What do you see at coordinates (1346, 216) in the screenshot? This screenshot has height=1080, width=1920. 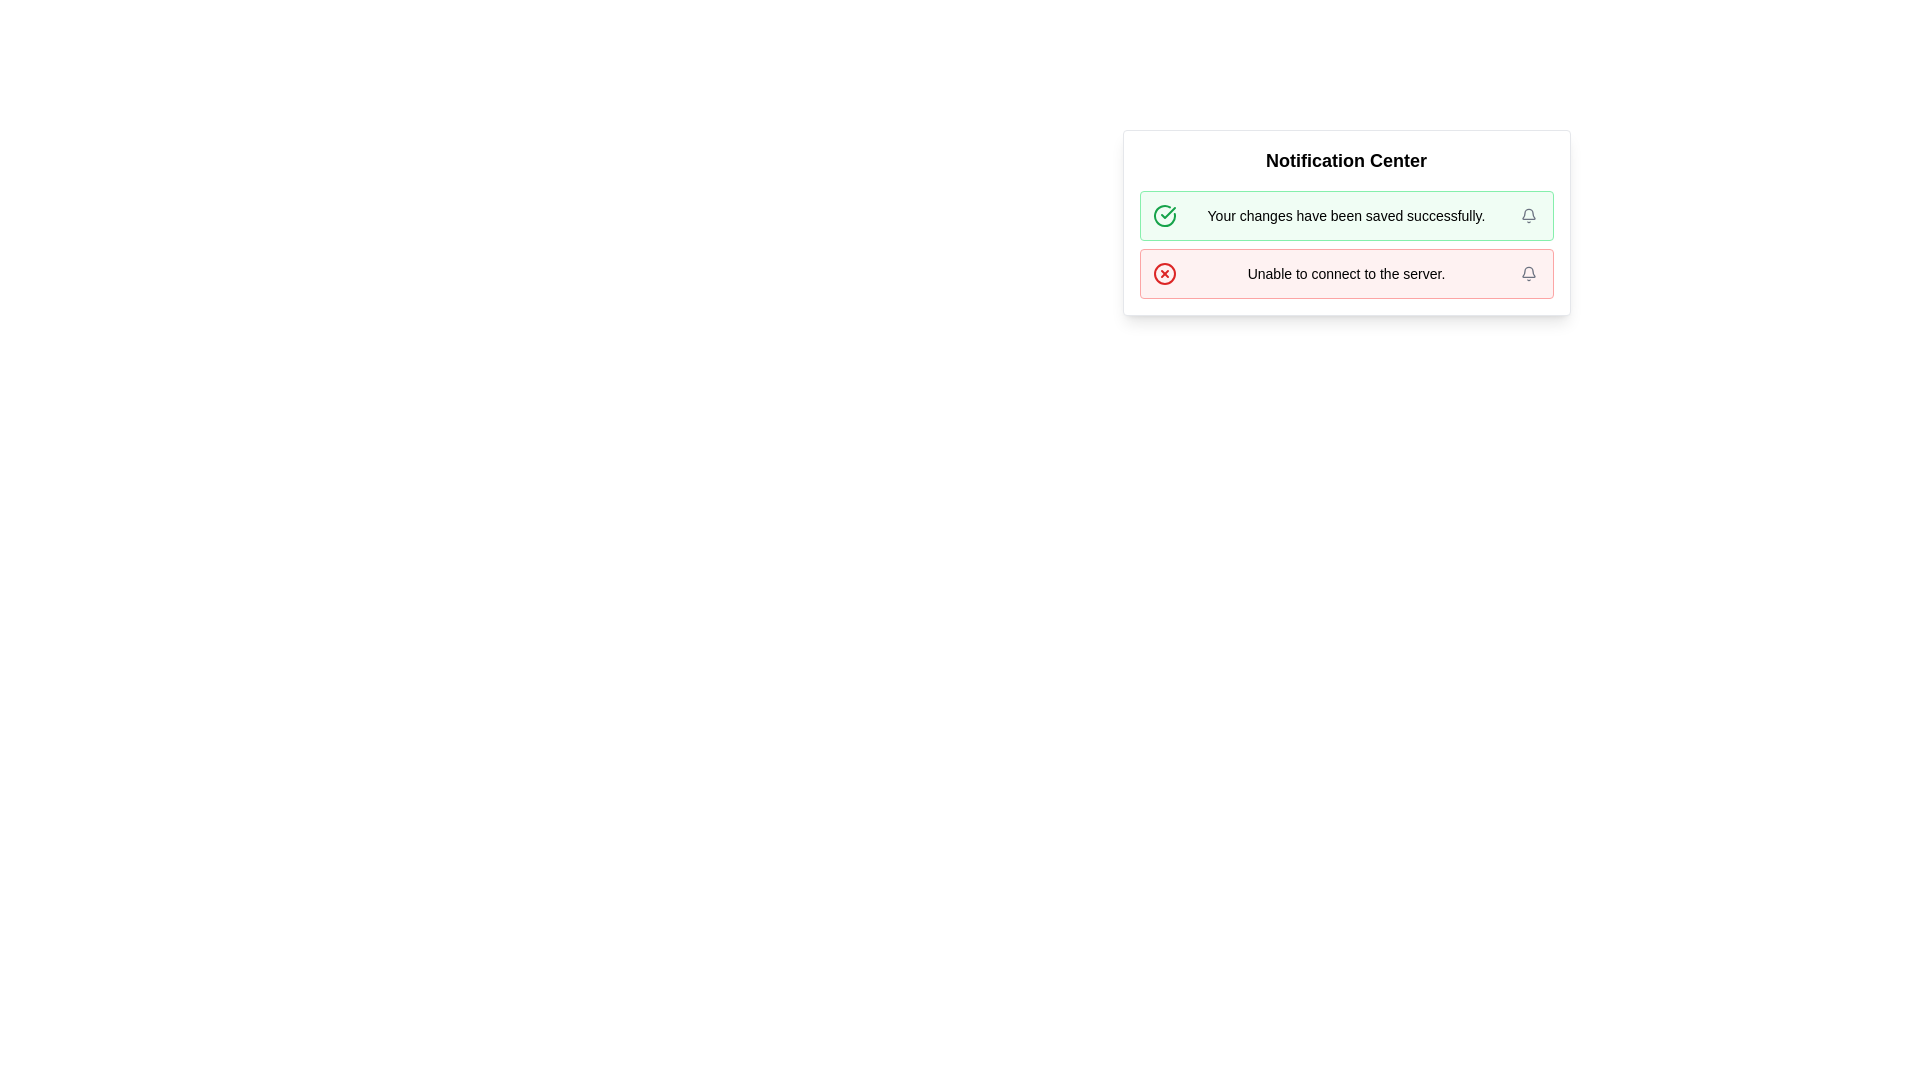 I see `notification message indicating a successful operation, which is the first entry in a vertically stacked group of notifications` at bounding box center [1346, 216].